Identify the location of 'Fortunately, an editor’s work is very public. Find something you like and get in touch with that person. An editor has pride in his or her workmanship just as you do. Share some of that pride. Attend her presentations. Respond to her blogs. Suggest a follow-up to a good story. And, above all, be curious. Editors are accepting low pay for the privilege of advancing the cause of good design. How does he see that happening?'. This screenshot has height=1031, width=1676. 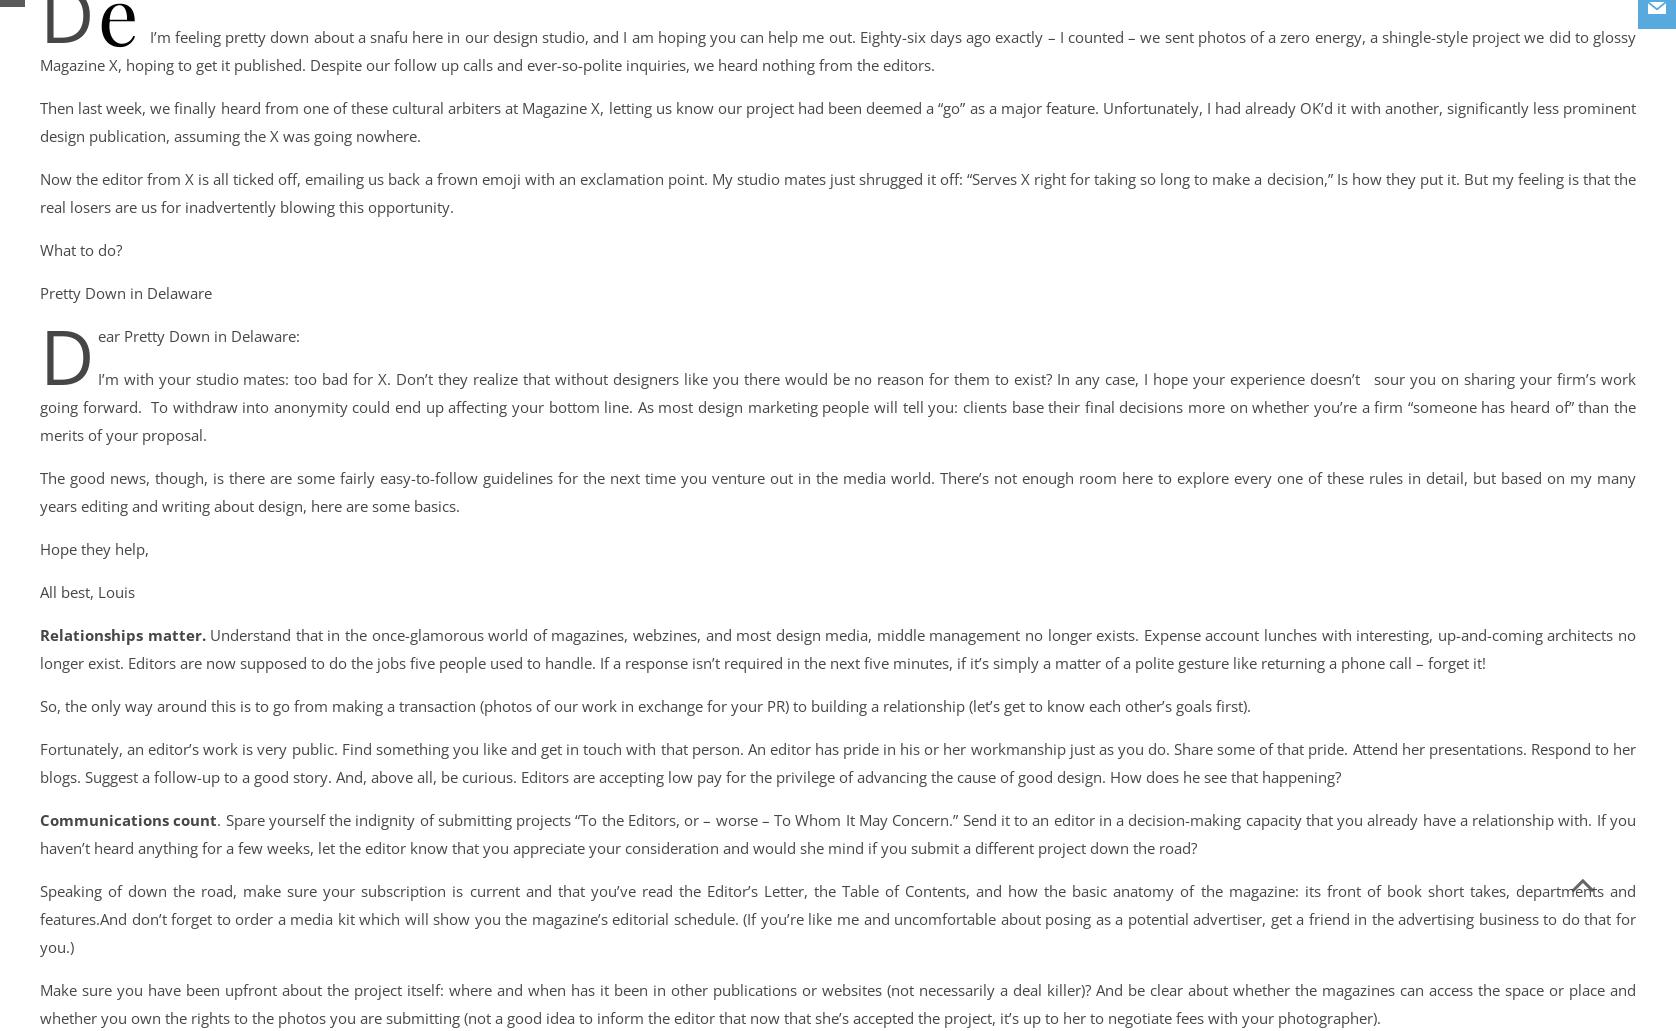
(838, 762).